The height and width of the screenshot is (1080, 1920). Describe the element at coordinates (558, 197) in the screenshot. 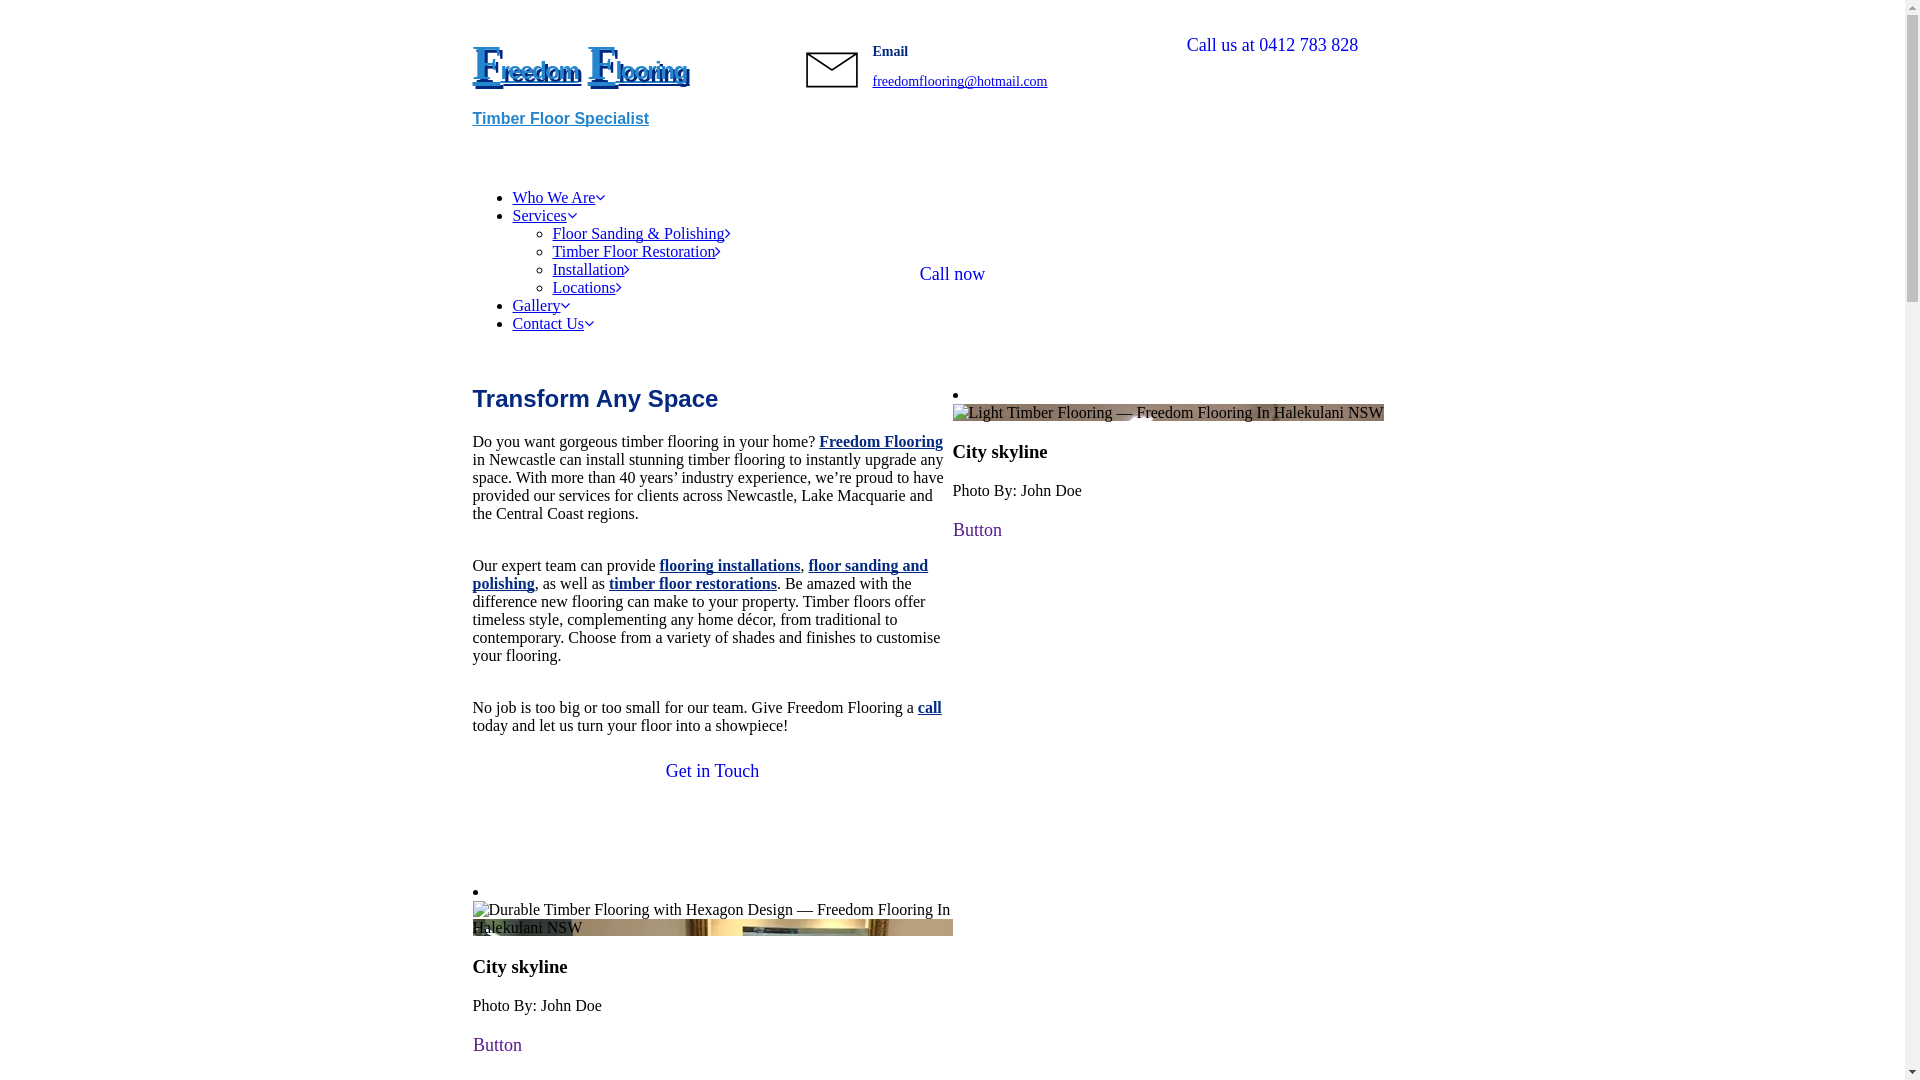

I see `'Who We Are'` at that location.